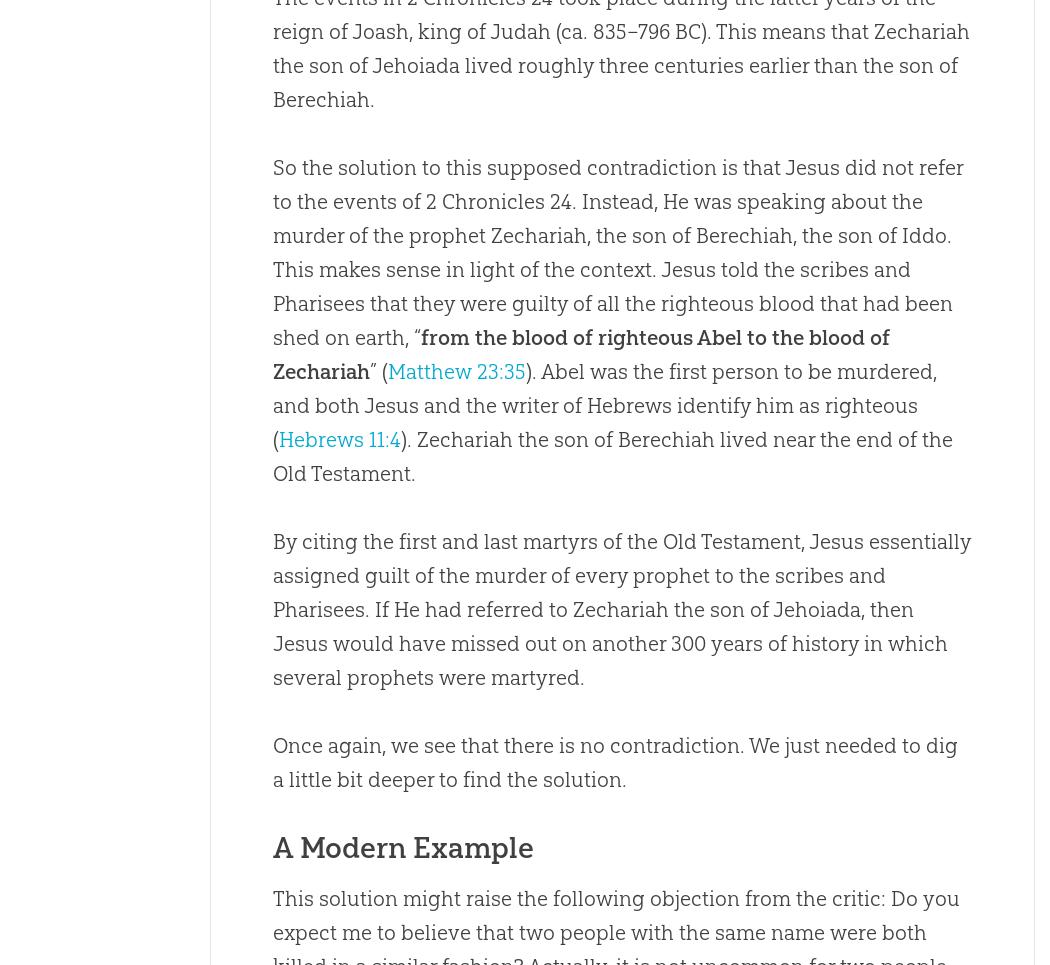 Image resolution: width=1050 pixels, height=965 pixels. What do you see at coordinates (338, 439) in the screenshot?
I see `'Hebrews 11:4'` at bounding box center [338, 439].